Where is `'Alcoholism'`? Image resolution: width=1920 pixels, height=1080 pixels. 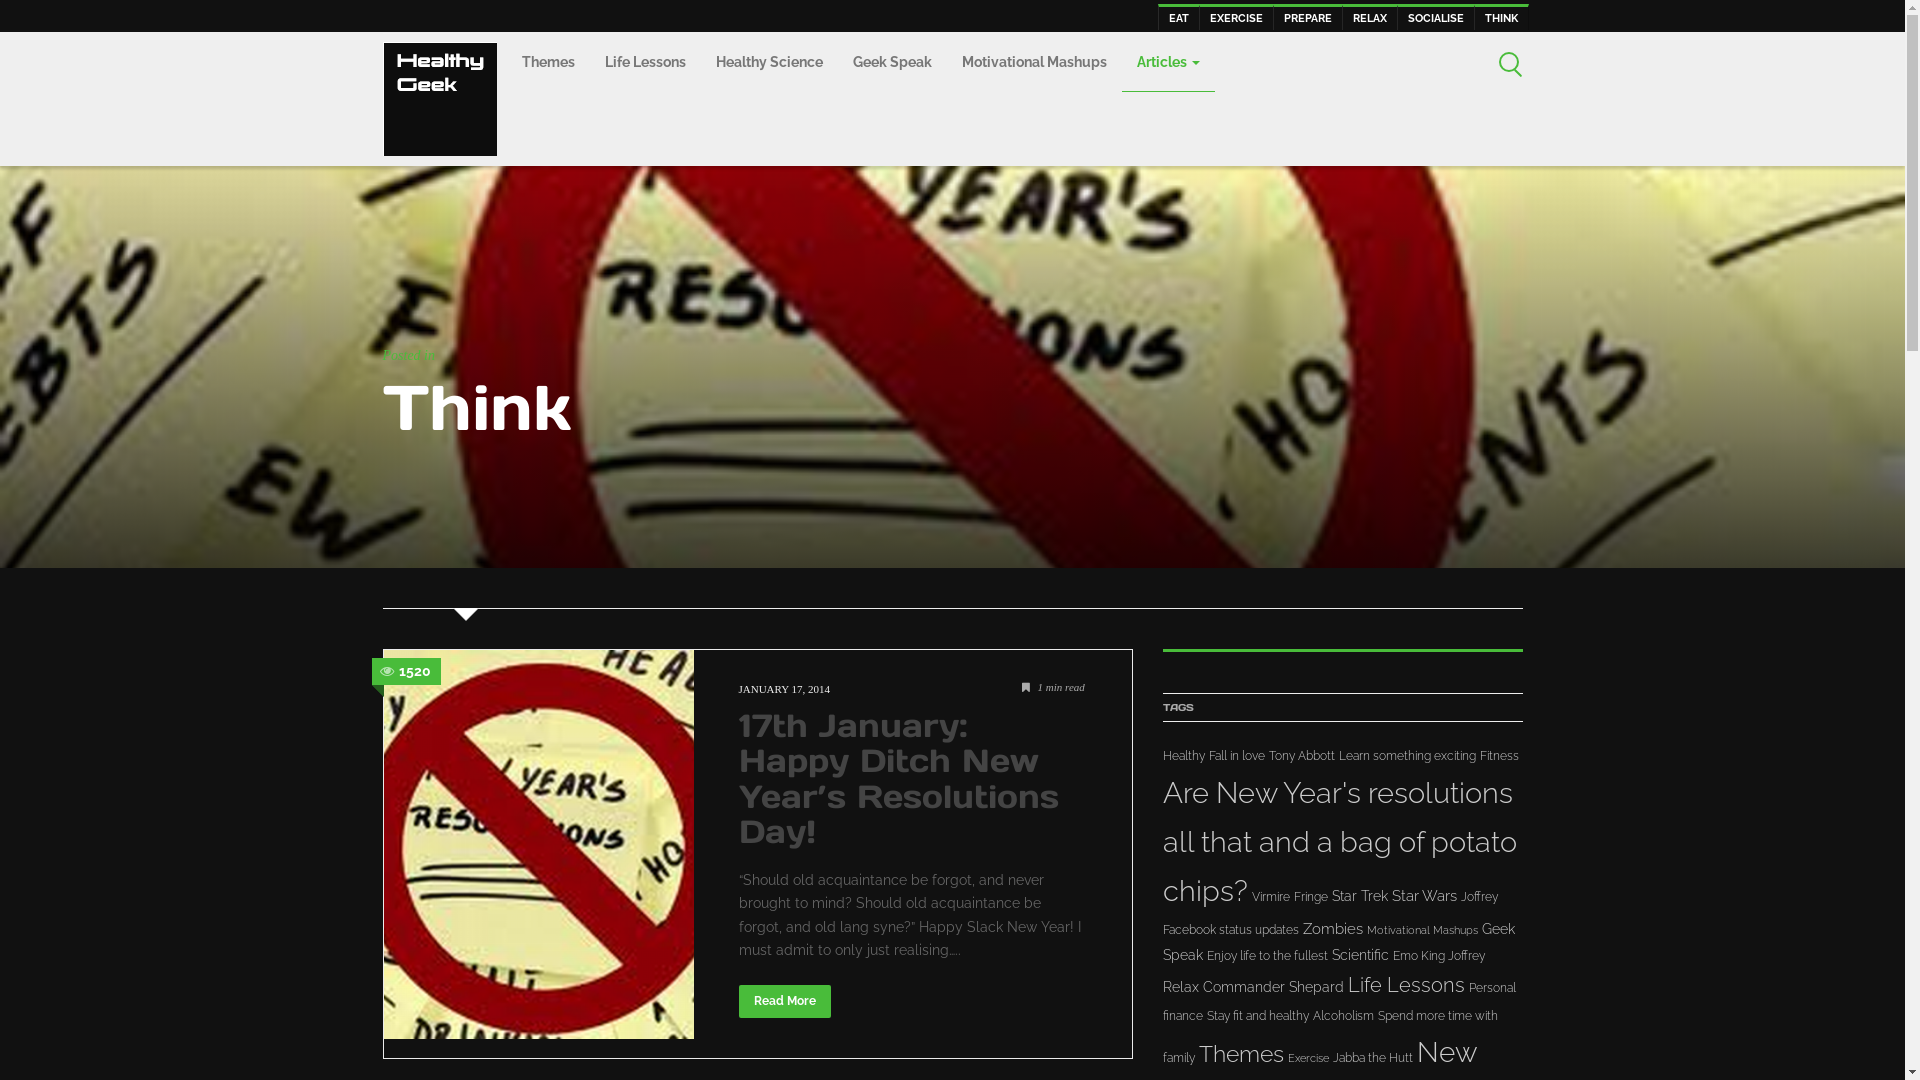
'Alcoholism' is located at coordinates (1342, 1015).